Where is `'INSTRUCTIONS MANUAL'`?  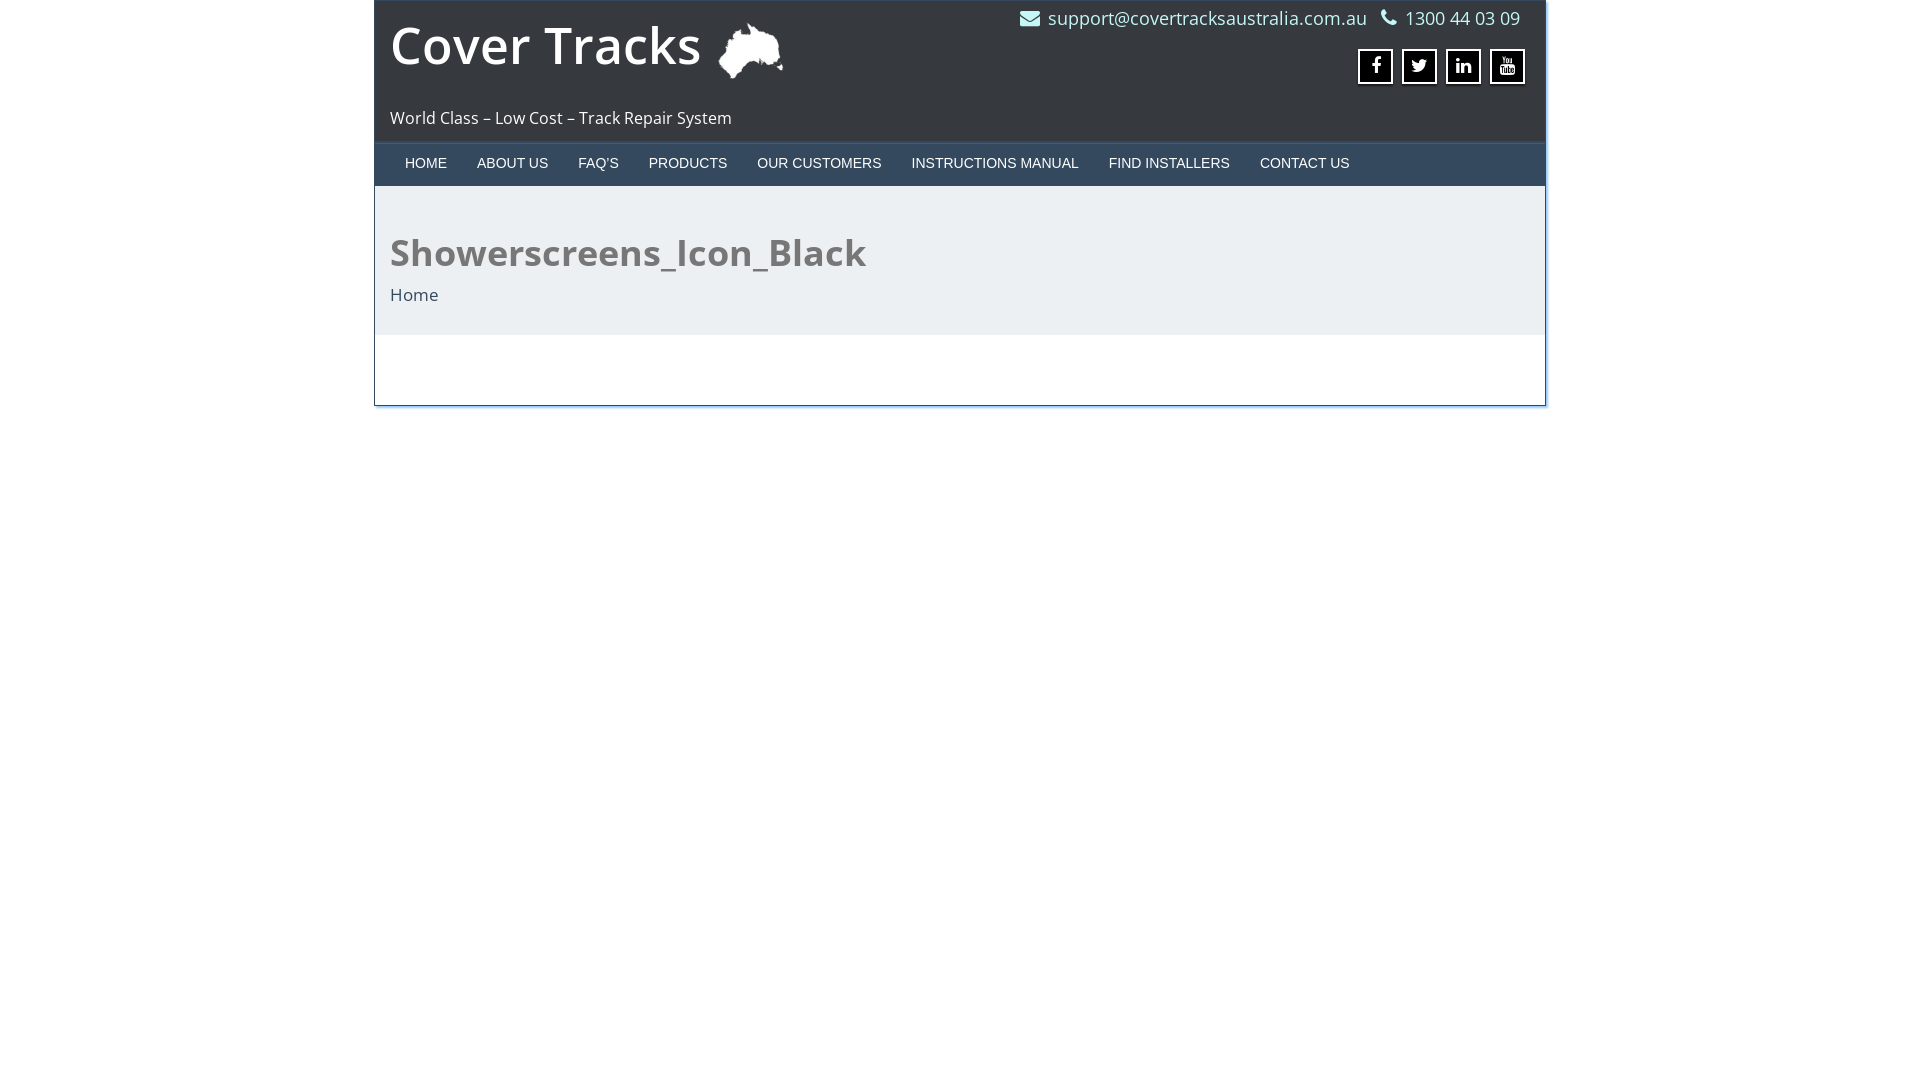 'INSTRUCTIONS MANUAL' is located at coordinates (995, 161).